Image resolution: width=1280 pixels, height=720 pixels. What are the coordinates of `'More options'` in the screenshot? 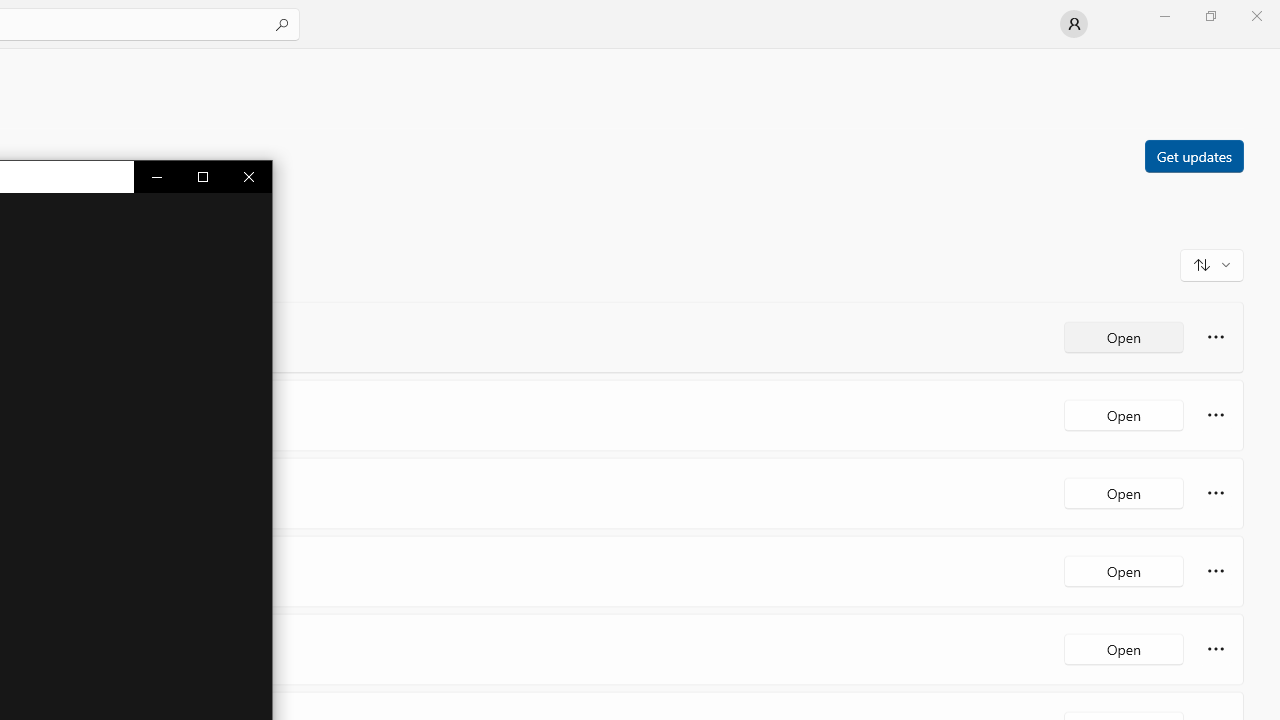 It's located at (1215, 649).